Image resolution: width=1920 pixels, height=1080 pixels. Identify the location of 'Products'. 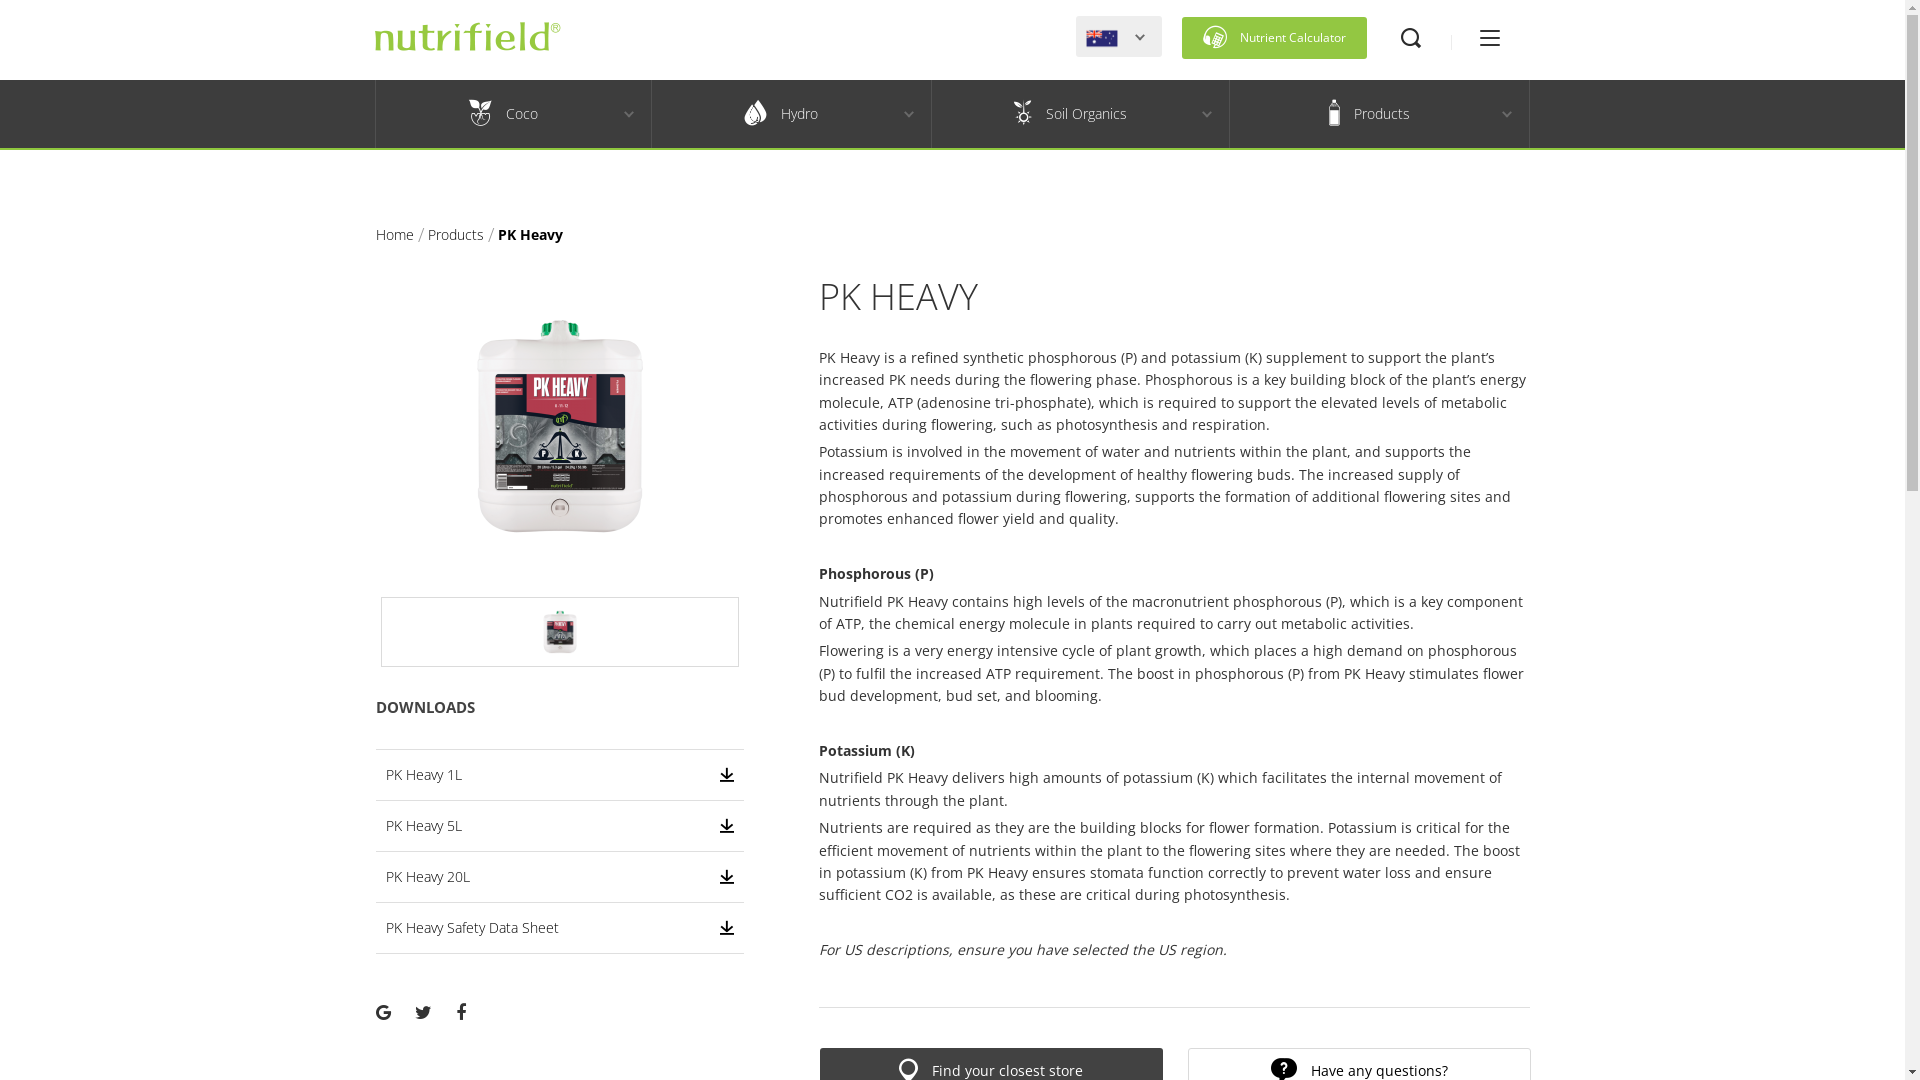
(1367, 114).